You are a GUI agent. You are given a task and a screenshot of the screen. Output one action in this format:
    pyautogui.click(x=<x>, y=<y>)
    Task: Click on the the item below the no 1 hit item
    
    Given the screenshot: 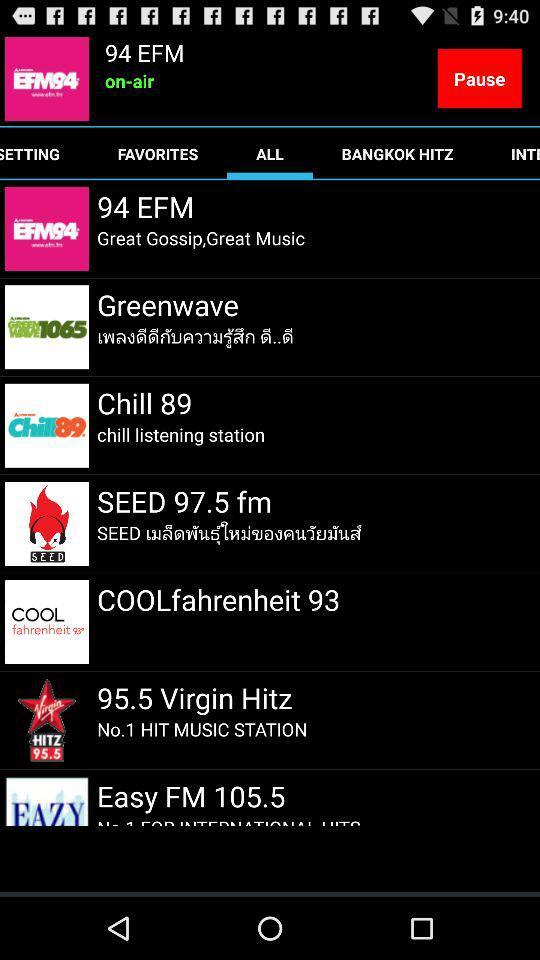 What is the action you would take?
    pyautogui.click(x=194, y=795)
    